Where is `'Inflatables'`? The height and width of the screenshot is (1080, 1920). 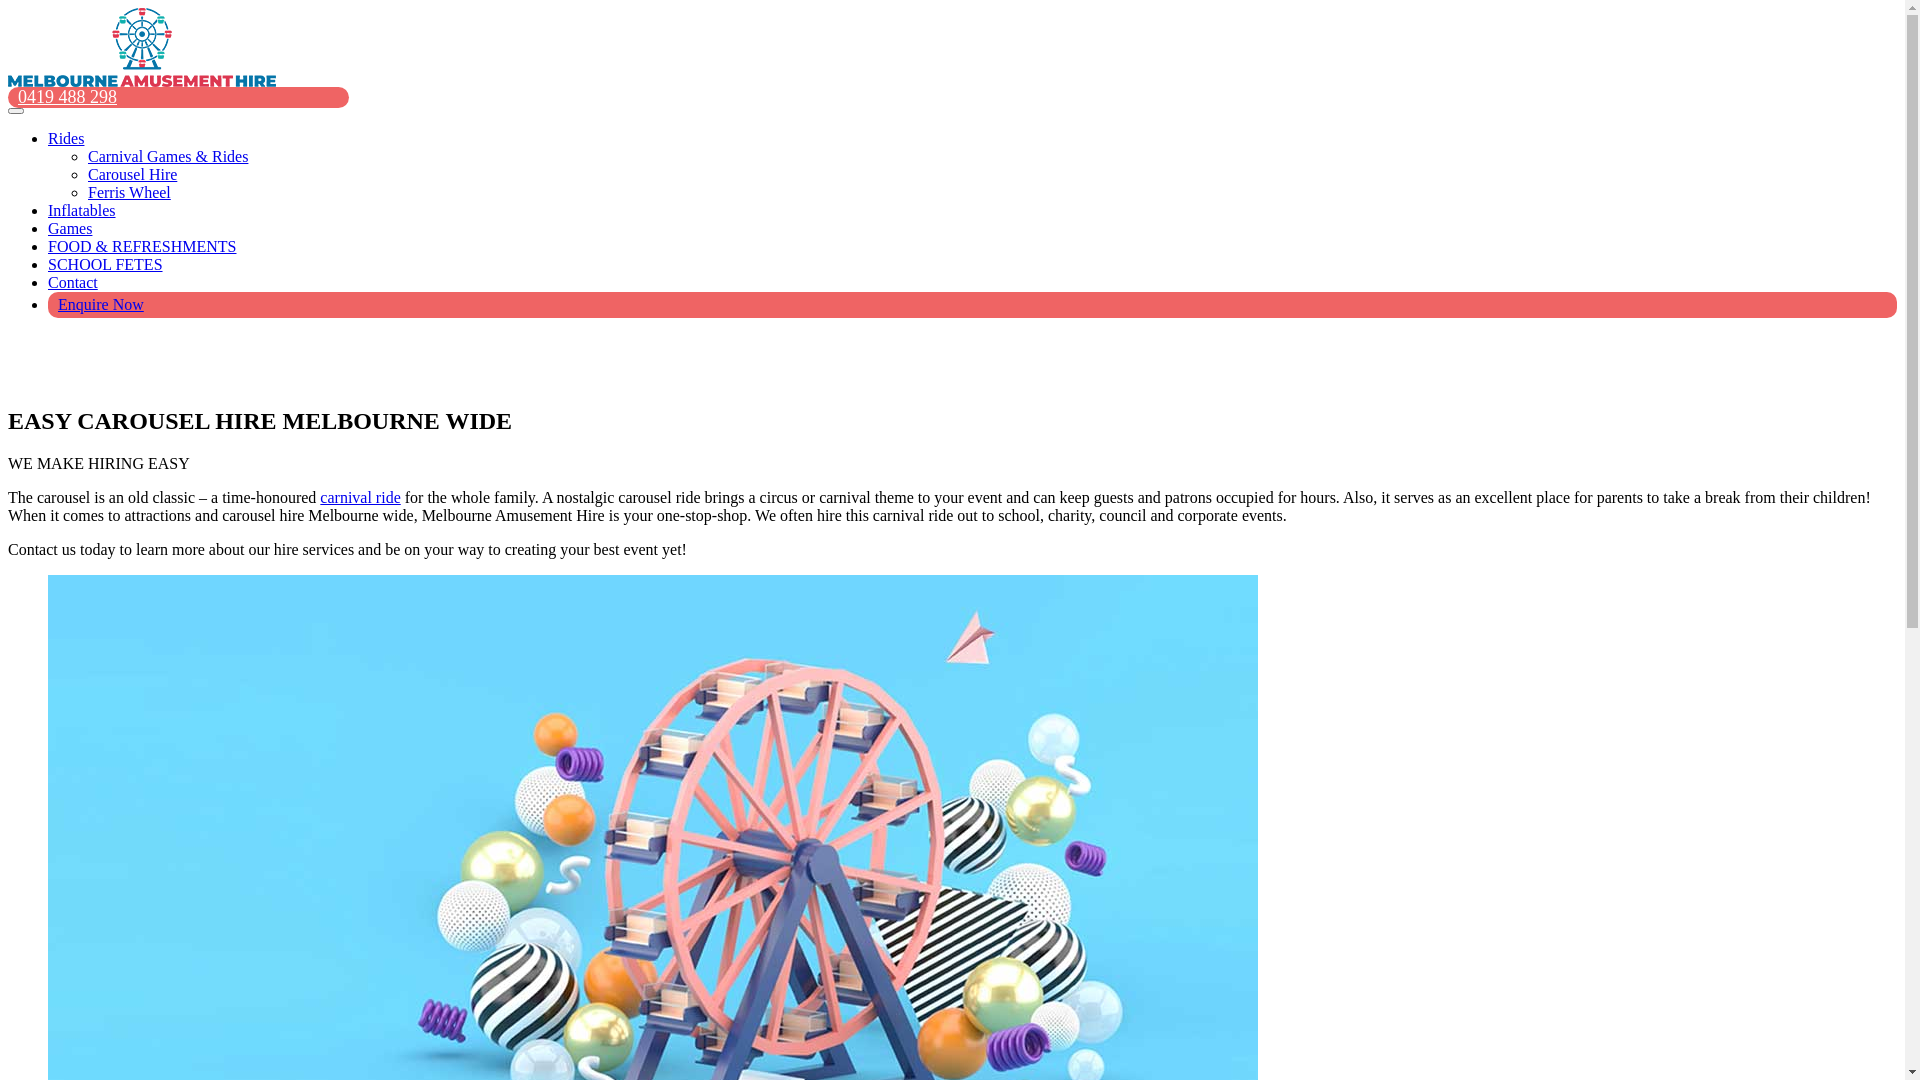
'Inflatables' is located at coordinates (80, 210).